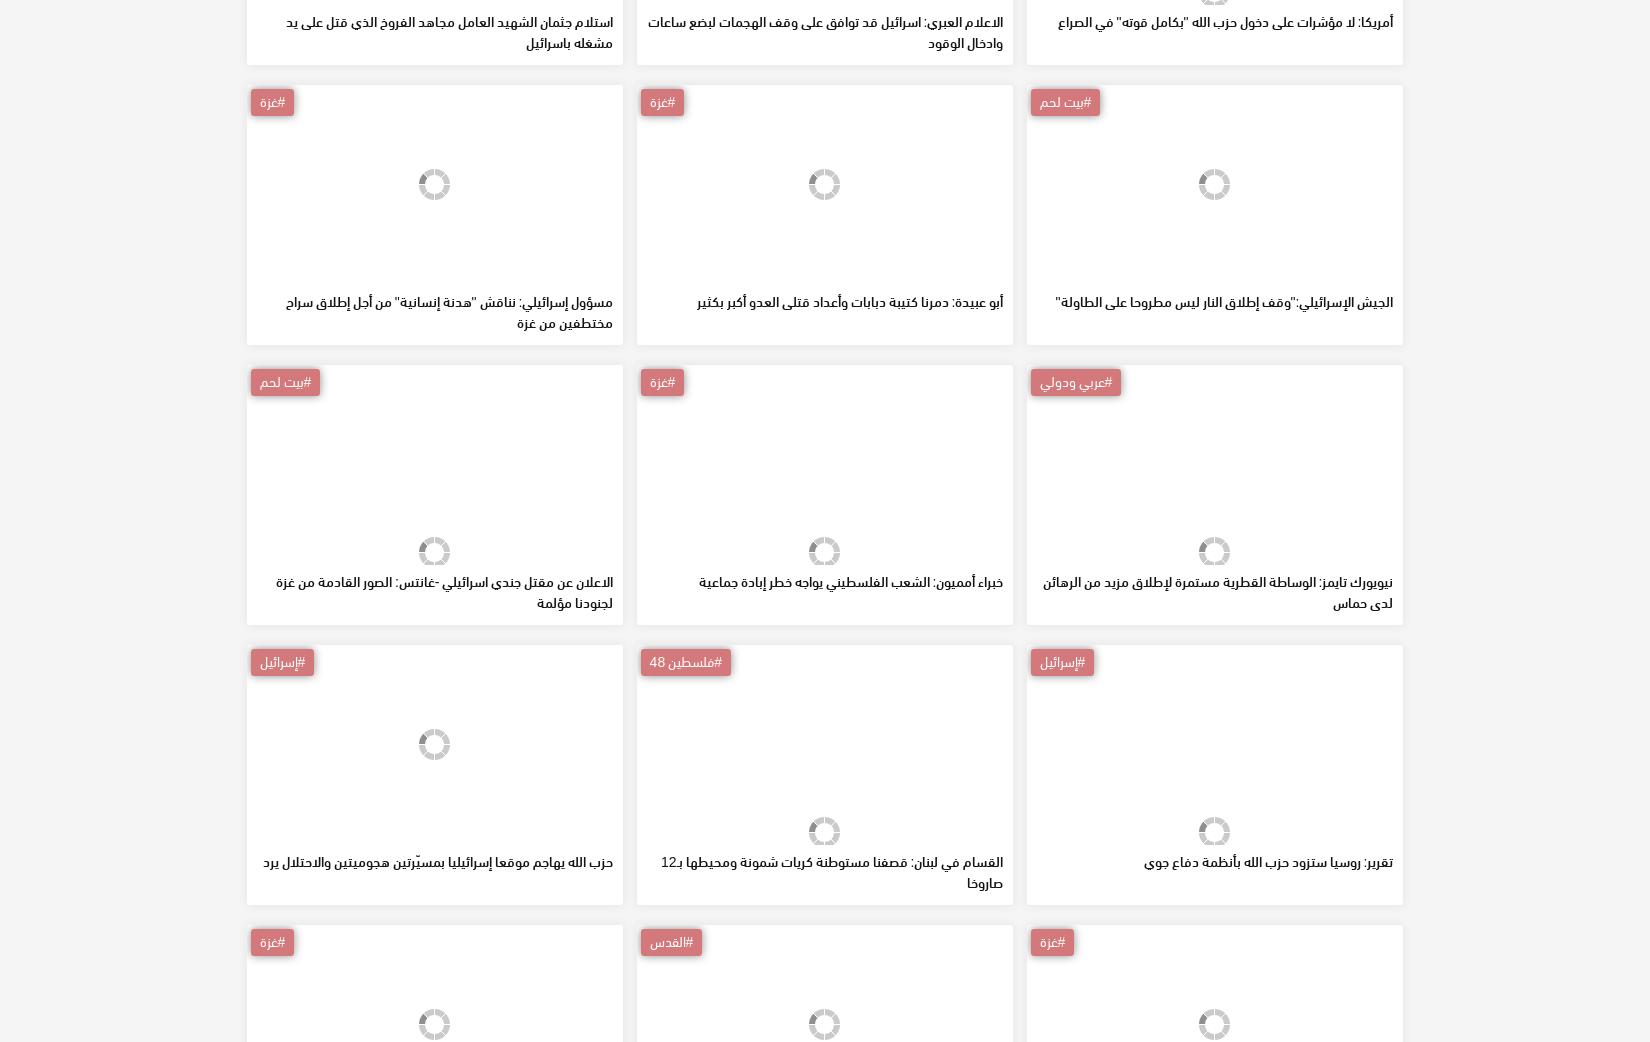 The height and width of the screenshot is (1042, 1650). Describe the element at coordinates (1223, 445) in the screenshot. I see `'الجيش الإسرائيلي:"وقف إطلاق النار ليس مطروحا على الطاولة"'` at that location.